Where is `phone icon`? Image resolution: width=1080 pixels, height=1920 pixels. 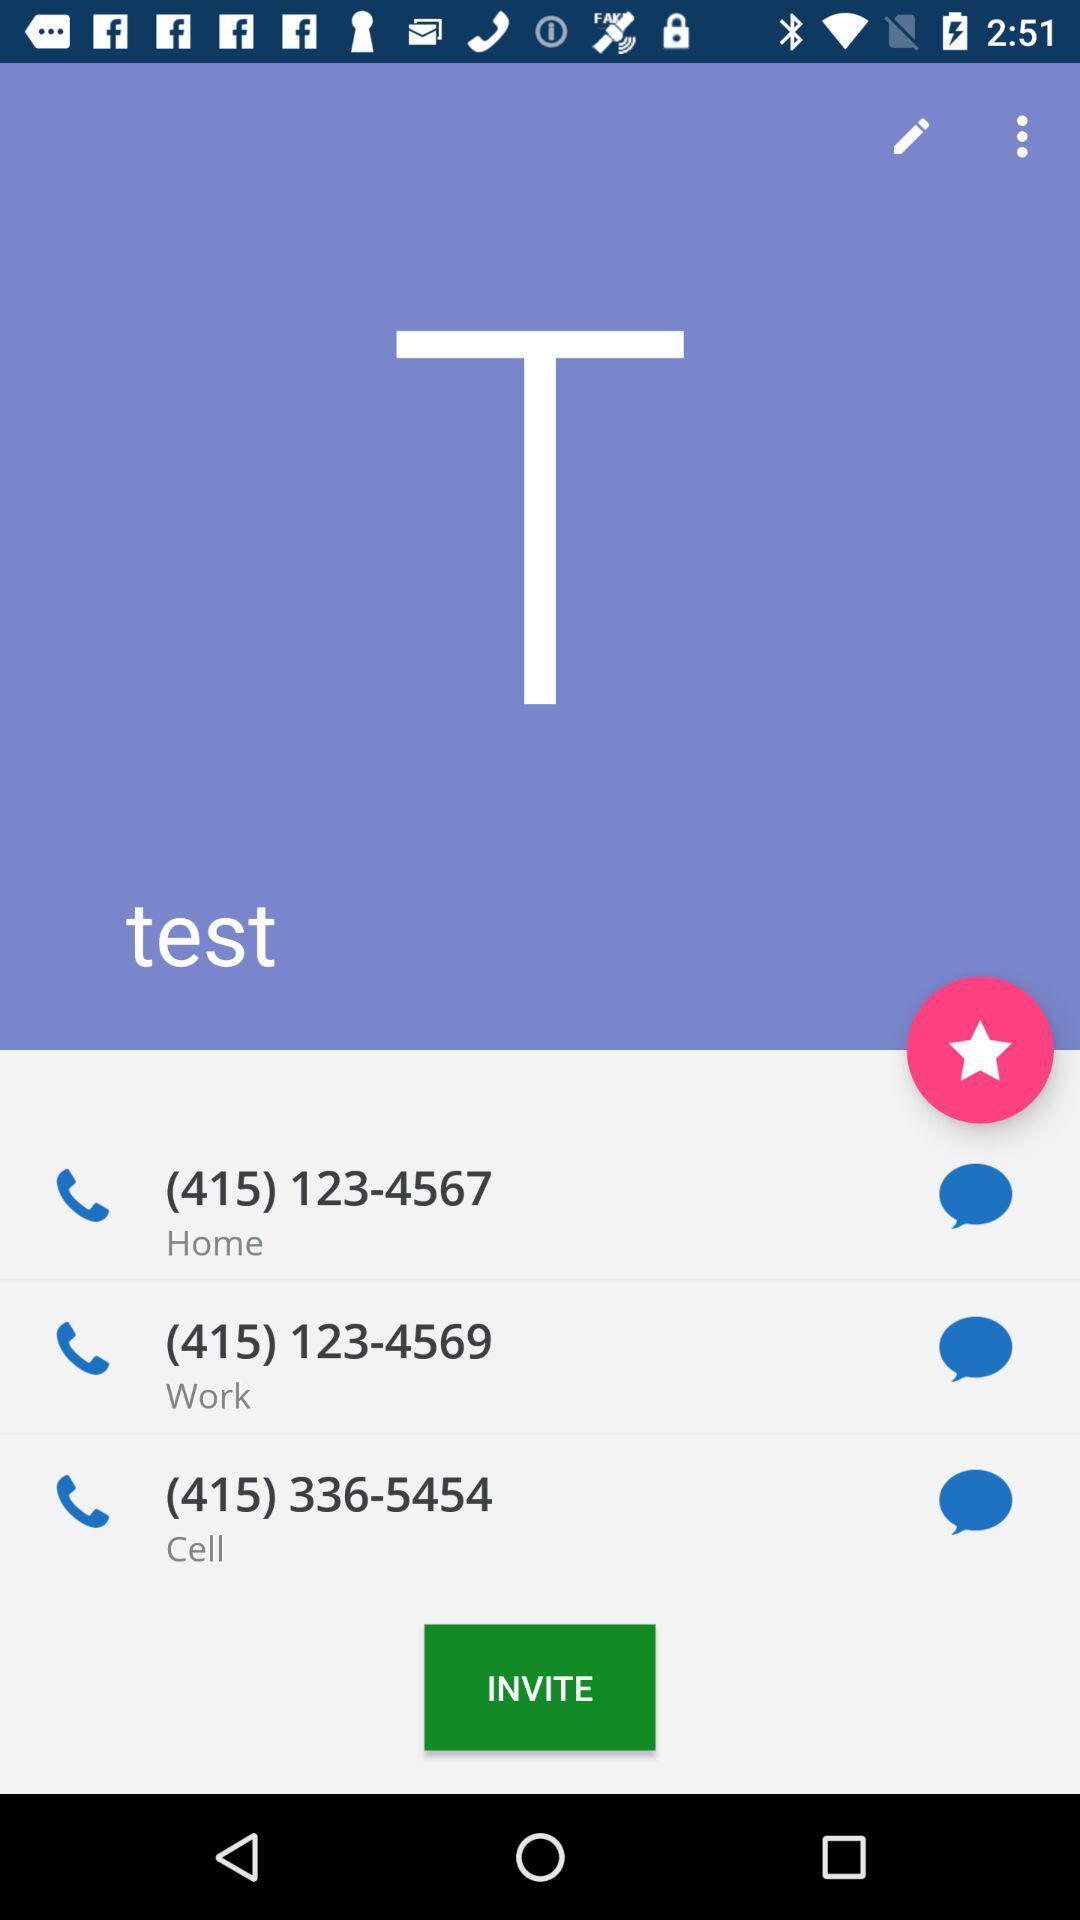
phone icon is located at coordinates (81, 1502).